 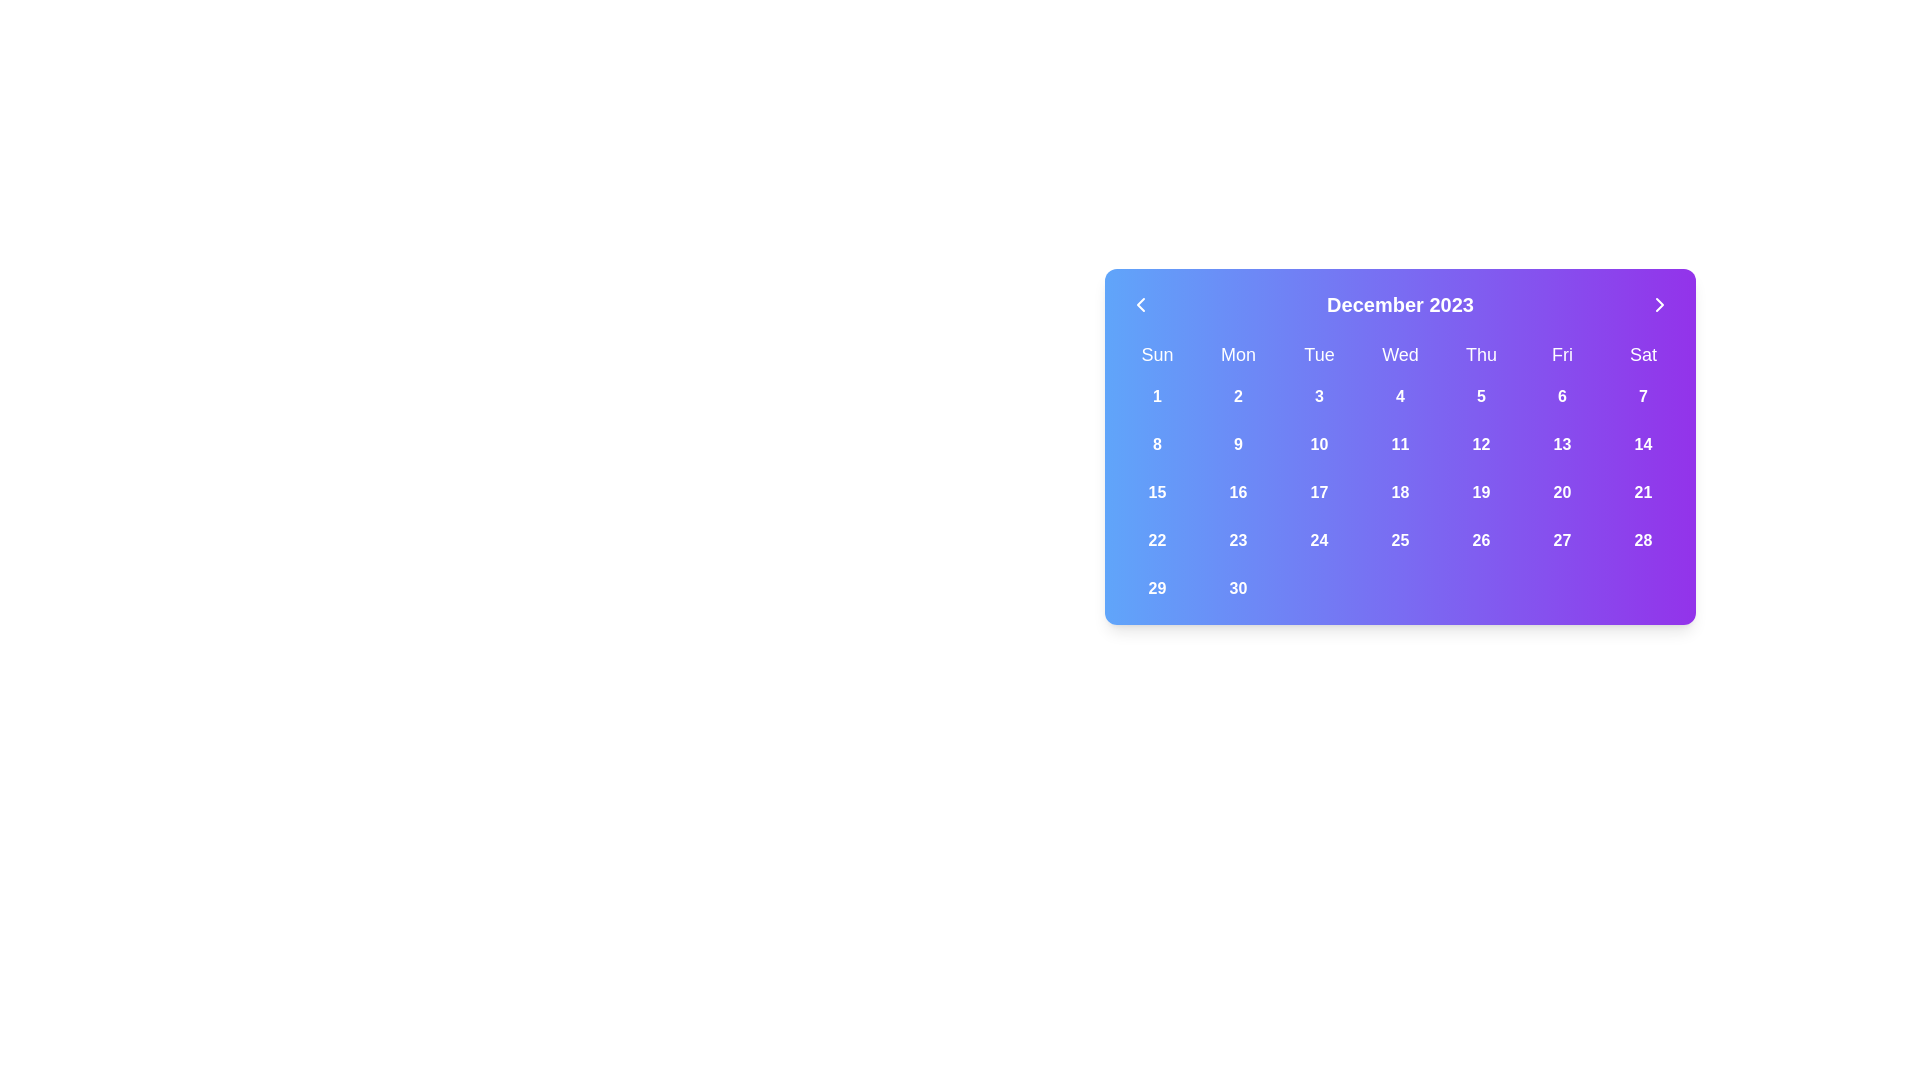 What do you see at coordinates (1157, 397) in the screenshot?
I see `the clickable calendar day cell representing the first day of the month under the 'Sun' header` at bounding box center [1157, 397].